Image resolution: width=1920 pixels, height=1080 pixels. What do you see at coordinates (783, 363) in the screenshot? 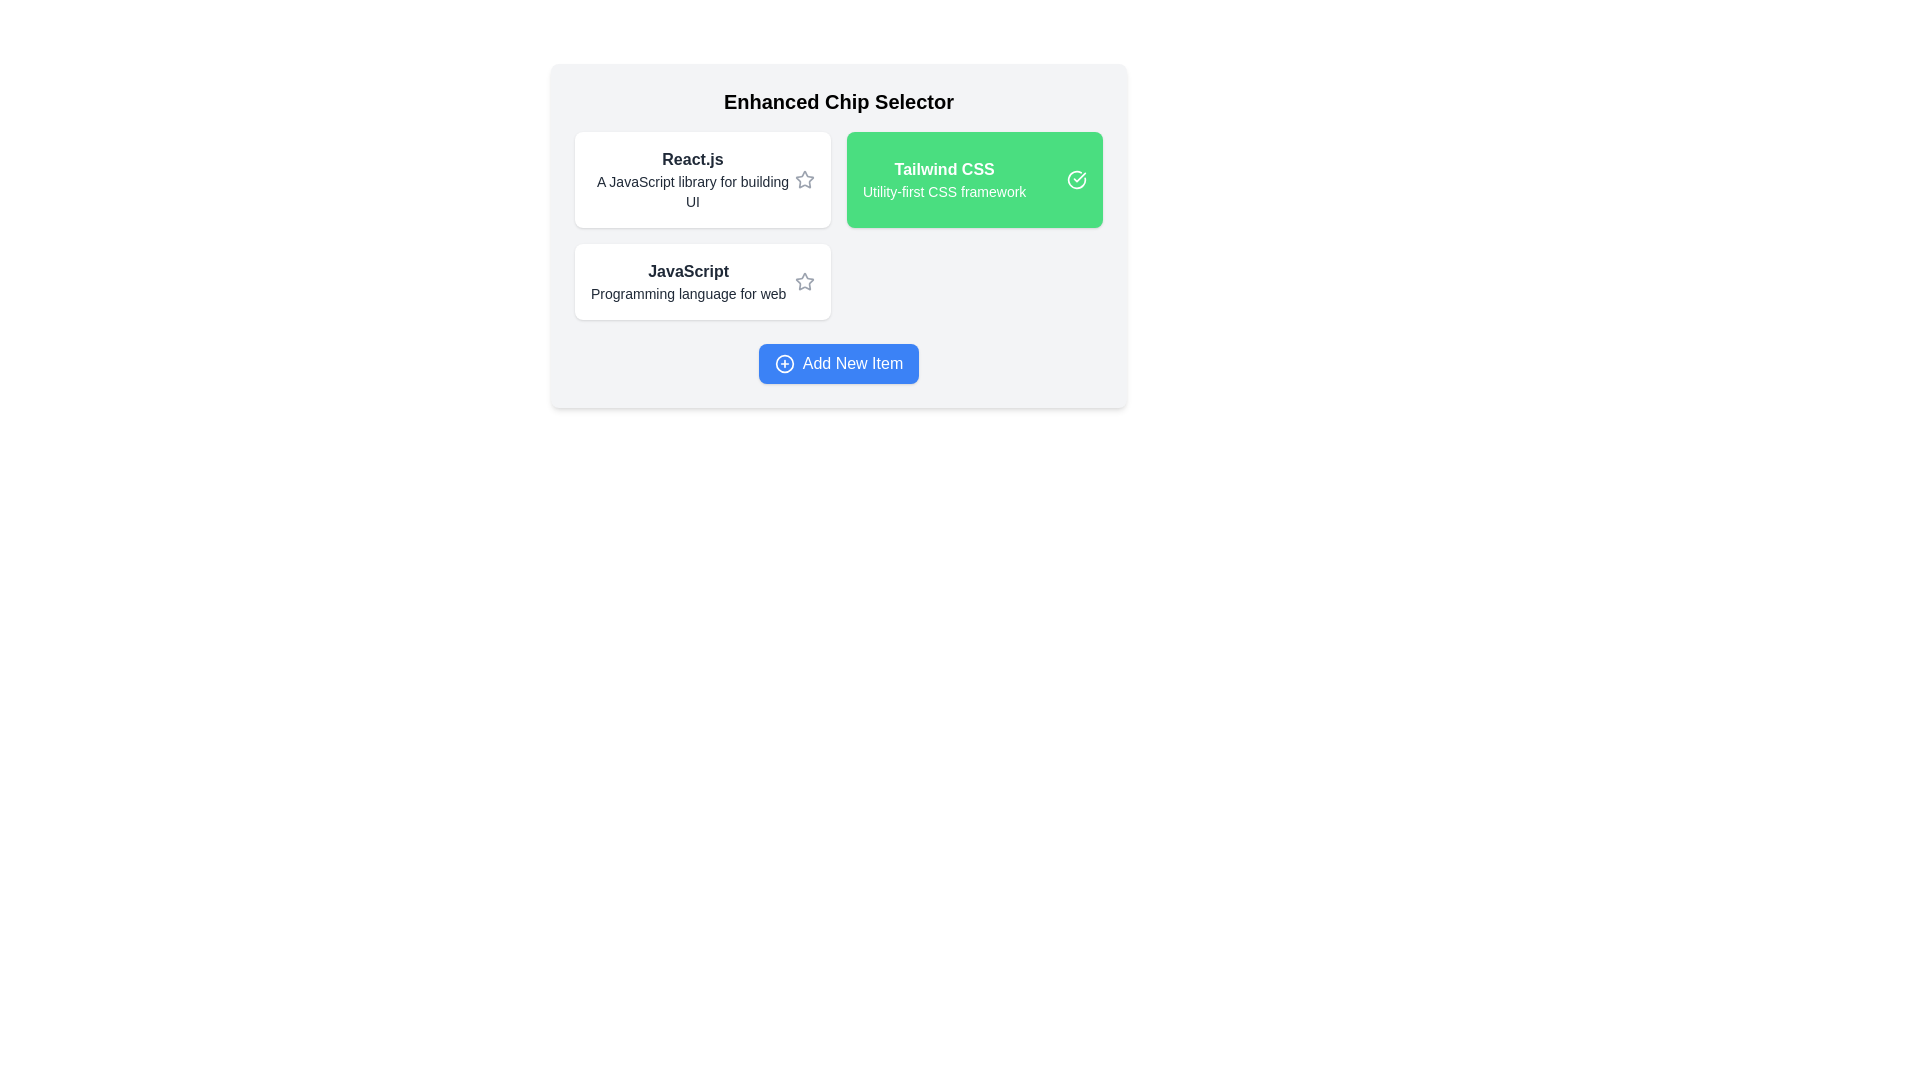
I see `the decorative SVG icon located to the left of the 'Add New Item' text within the button, which visually indicates the action to add an item` at bounding box center [783, 363].